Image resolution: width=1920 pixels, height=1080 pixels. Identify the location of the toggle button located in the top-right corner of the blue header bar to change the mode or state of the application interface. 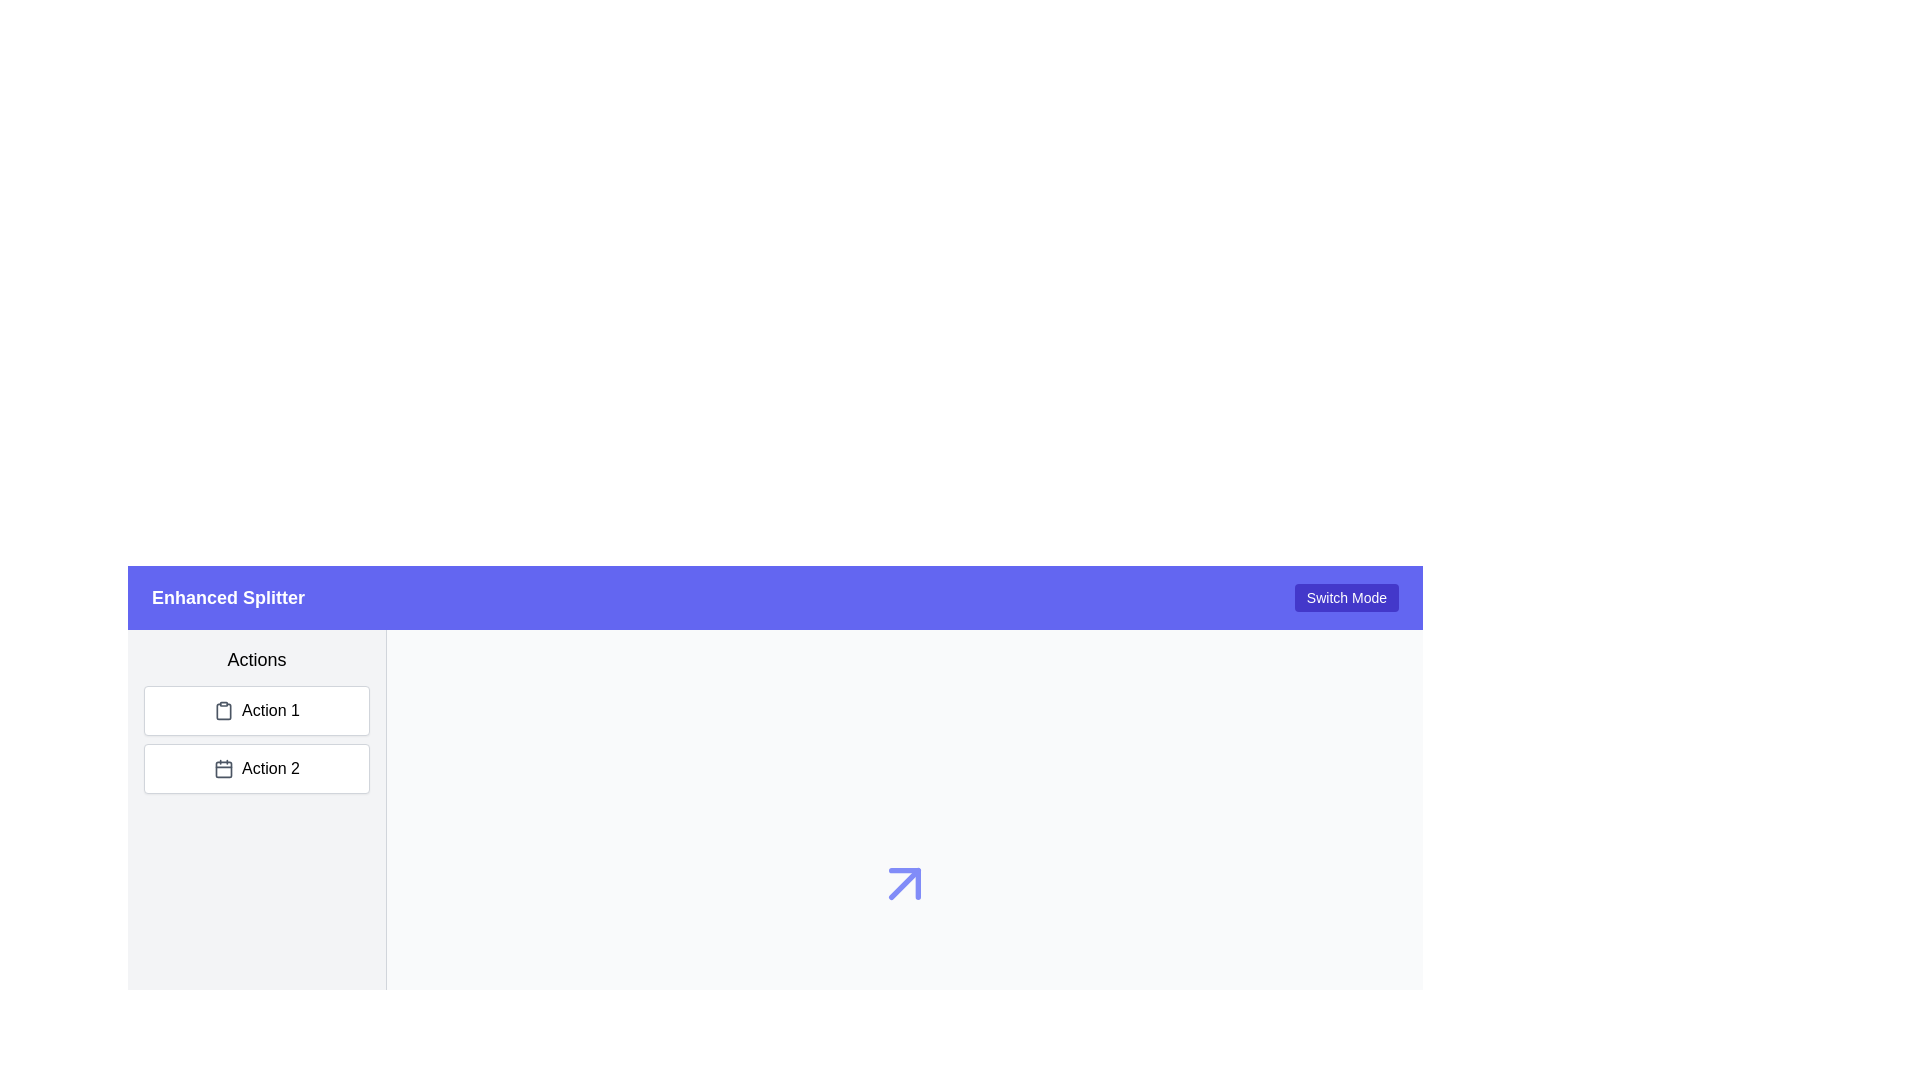
(1346, 596).